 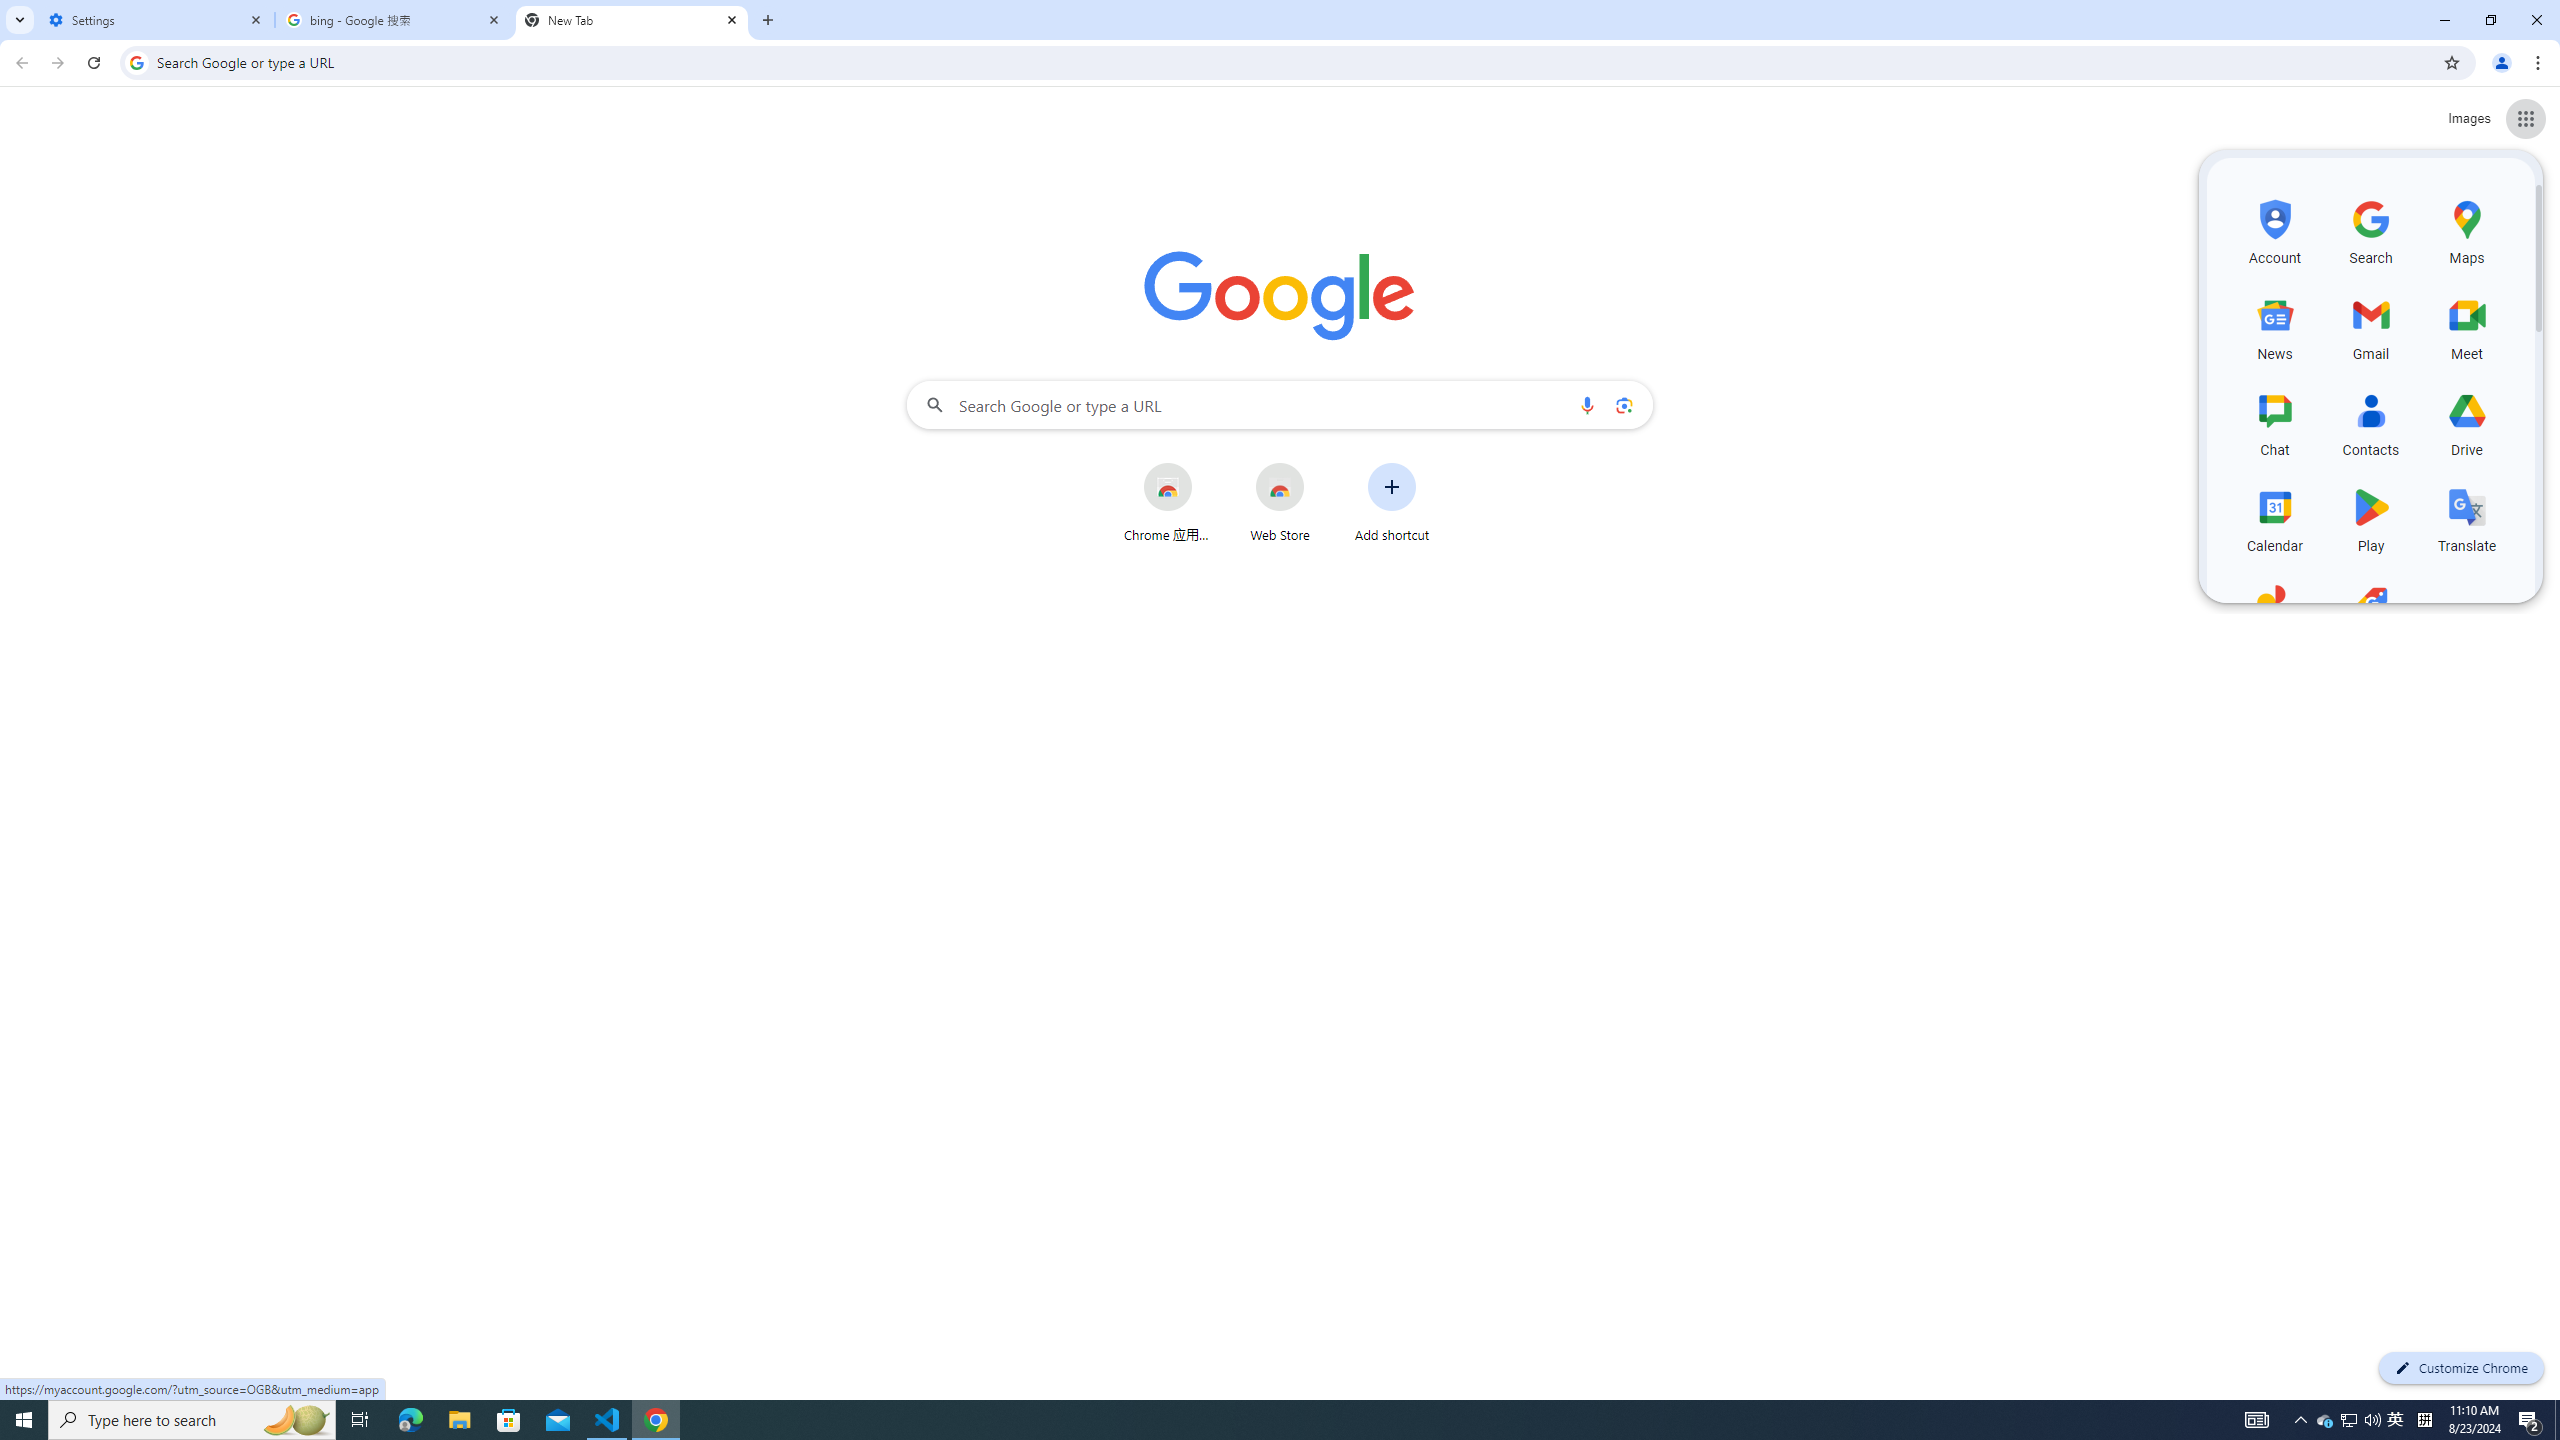 What do you see at coordinates (2466, 517) in the screenshot?
I see `'Translate, row 4 of 5 and column 3 of 3 in the first section'` at bounding box center [2466, 517].